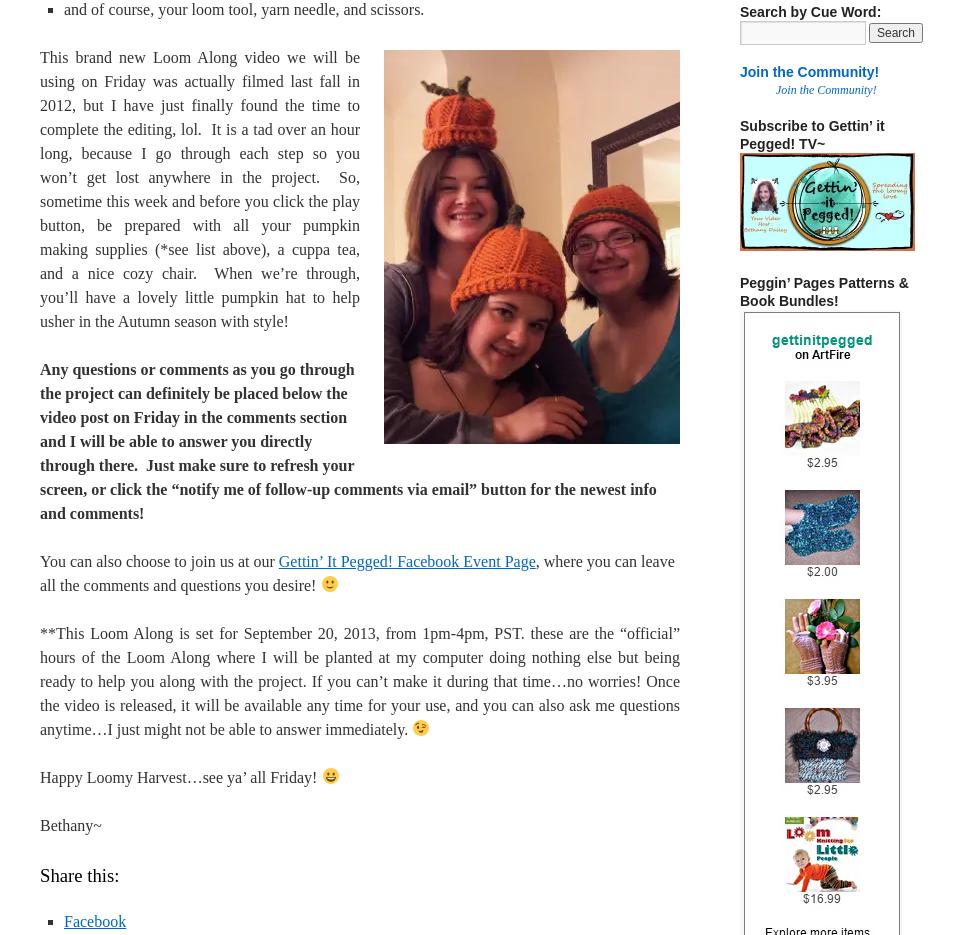 This screenshot has width=980, height=935. I want to click on 'Bethany~', so click(70, 824).